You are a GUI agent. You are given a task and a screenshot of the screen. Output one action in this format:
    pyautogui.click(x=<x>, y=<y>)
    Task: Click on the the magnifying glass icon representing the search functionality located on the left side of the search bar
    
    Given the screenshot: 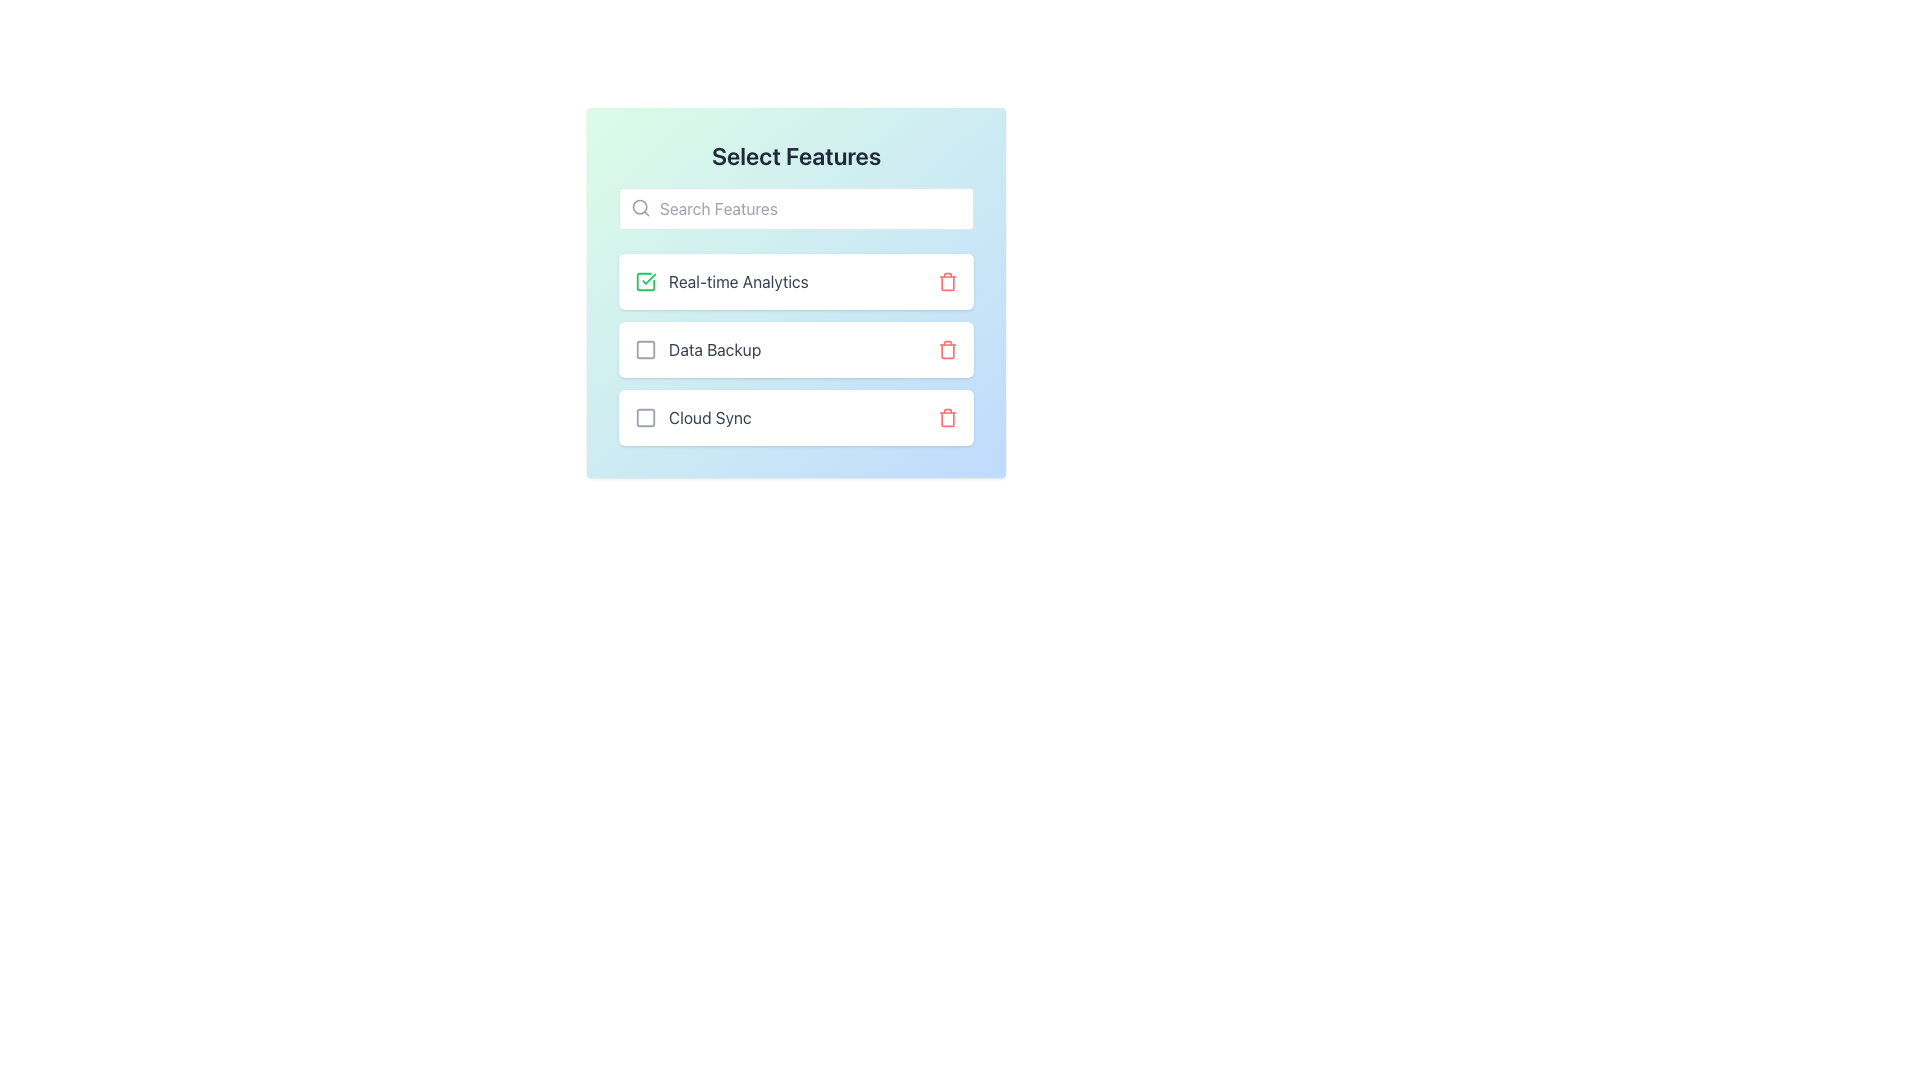 What is the action you would take?
    pyautogui.click(x=641, y=208)
    